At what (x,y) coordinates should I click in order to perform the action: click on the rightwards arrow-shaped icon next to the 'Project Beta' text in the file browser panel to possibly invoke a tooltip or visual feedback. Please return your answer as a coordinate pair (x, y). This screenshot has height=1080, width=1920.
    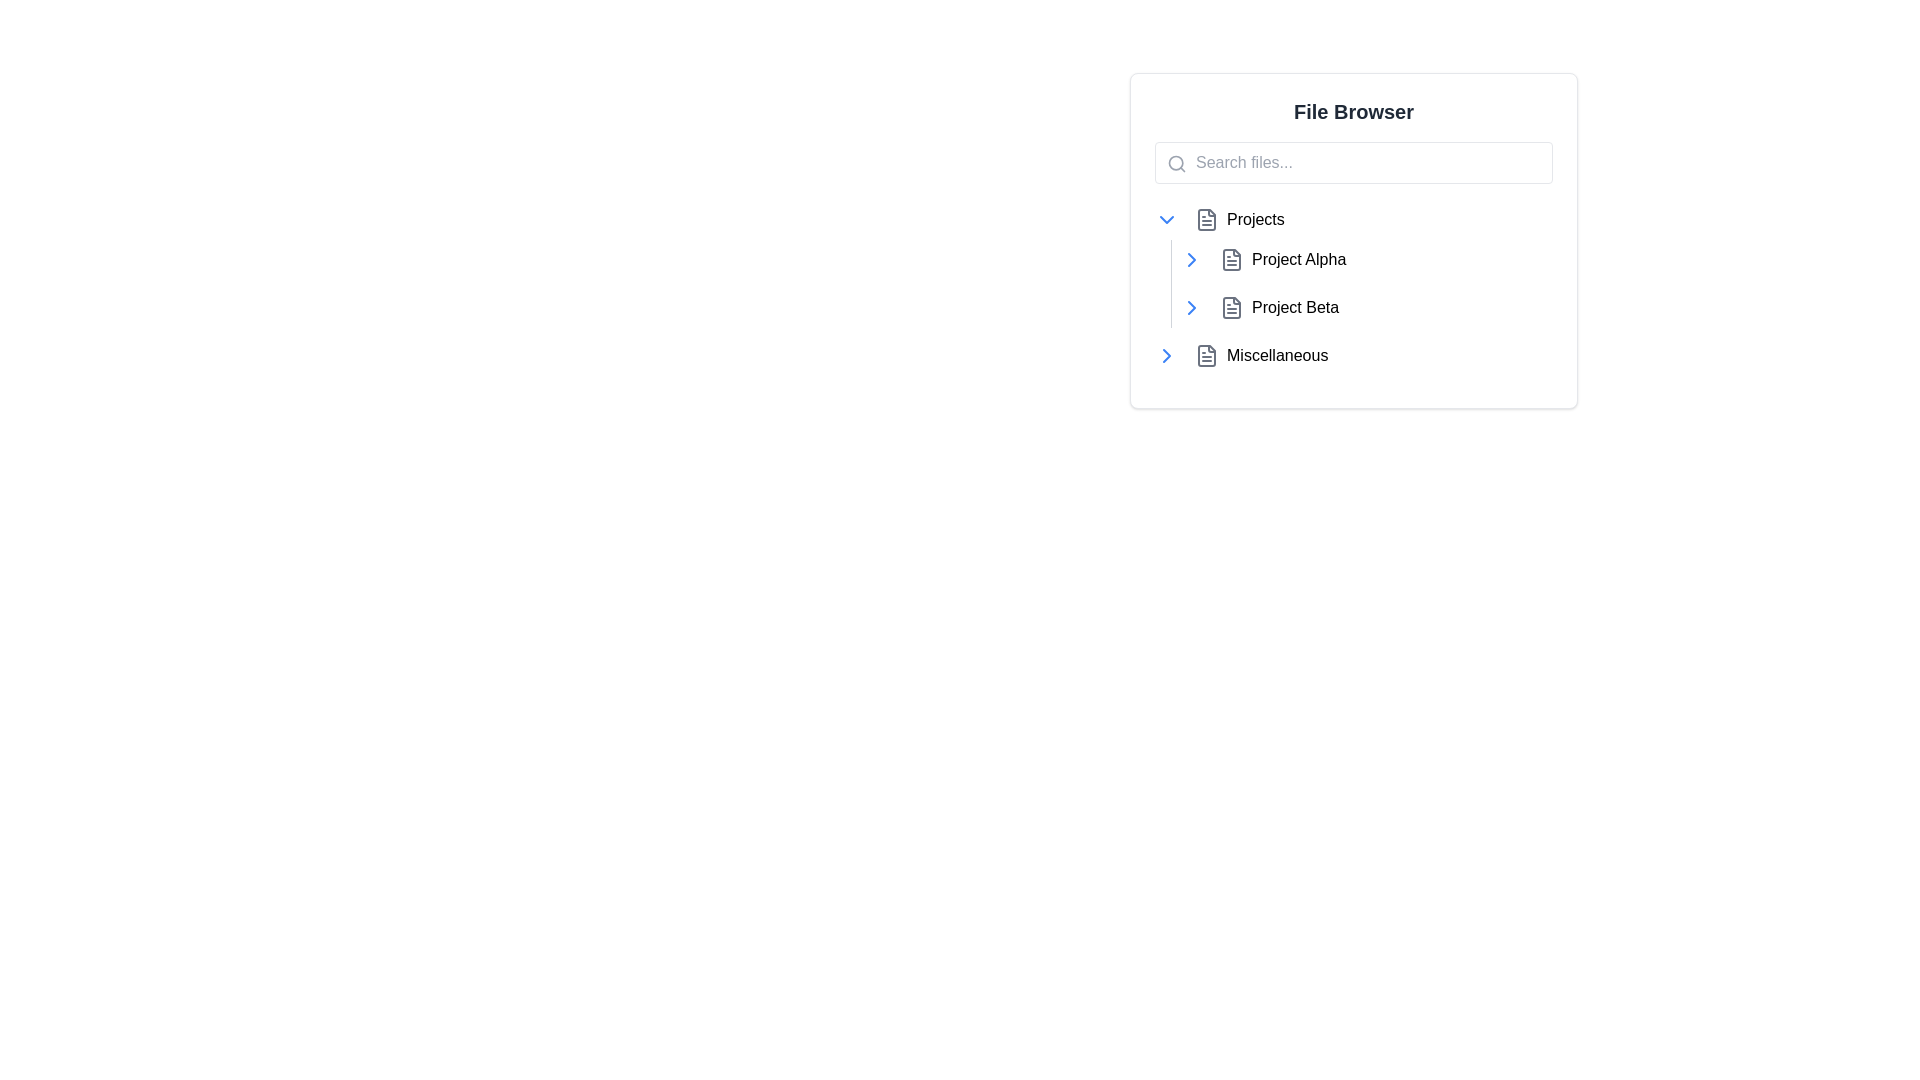
    Looking at the image, I should click on (1166, 354).